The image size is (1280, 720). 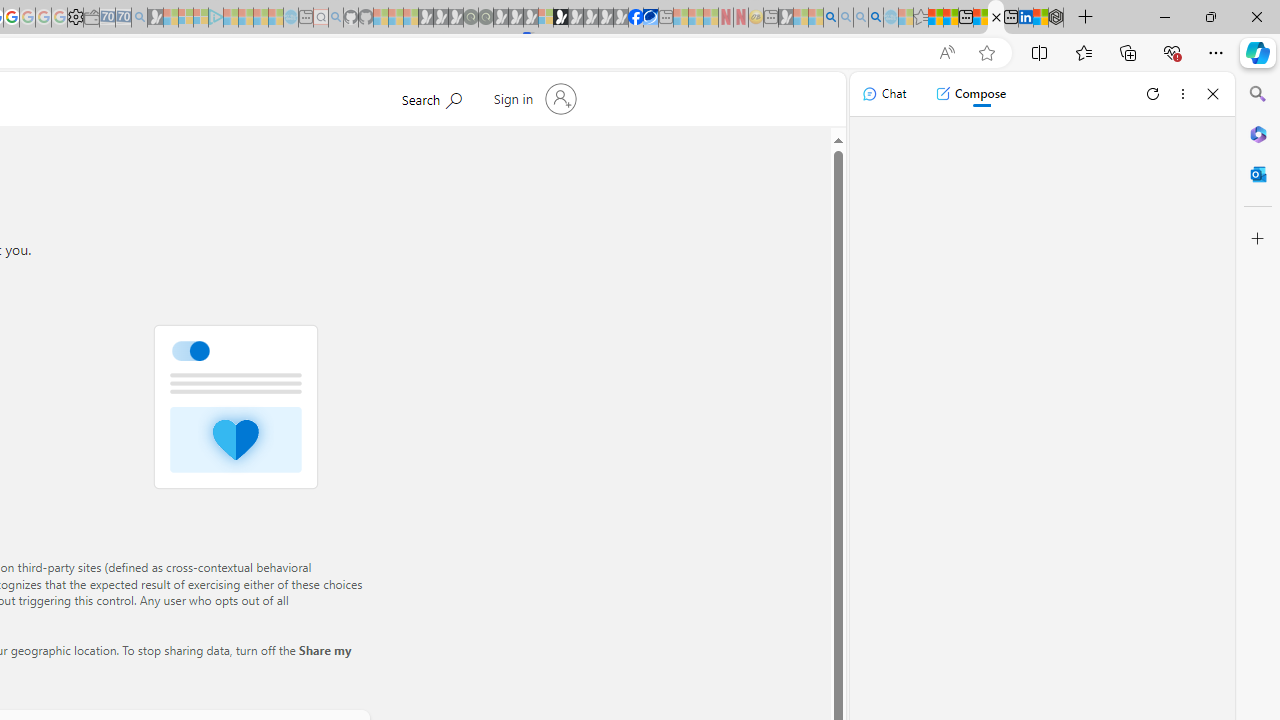 I want to click on 'AQI & Health | AirNow.gov', so click(x=650, y=17).